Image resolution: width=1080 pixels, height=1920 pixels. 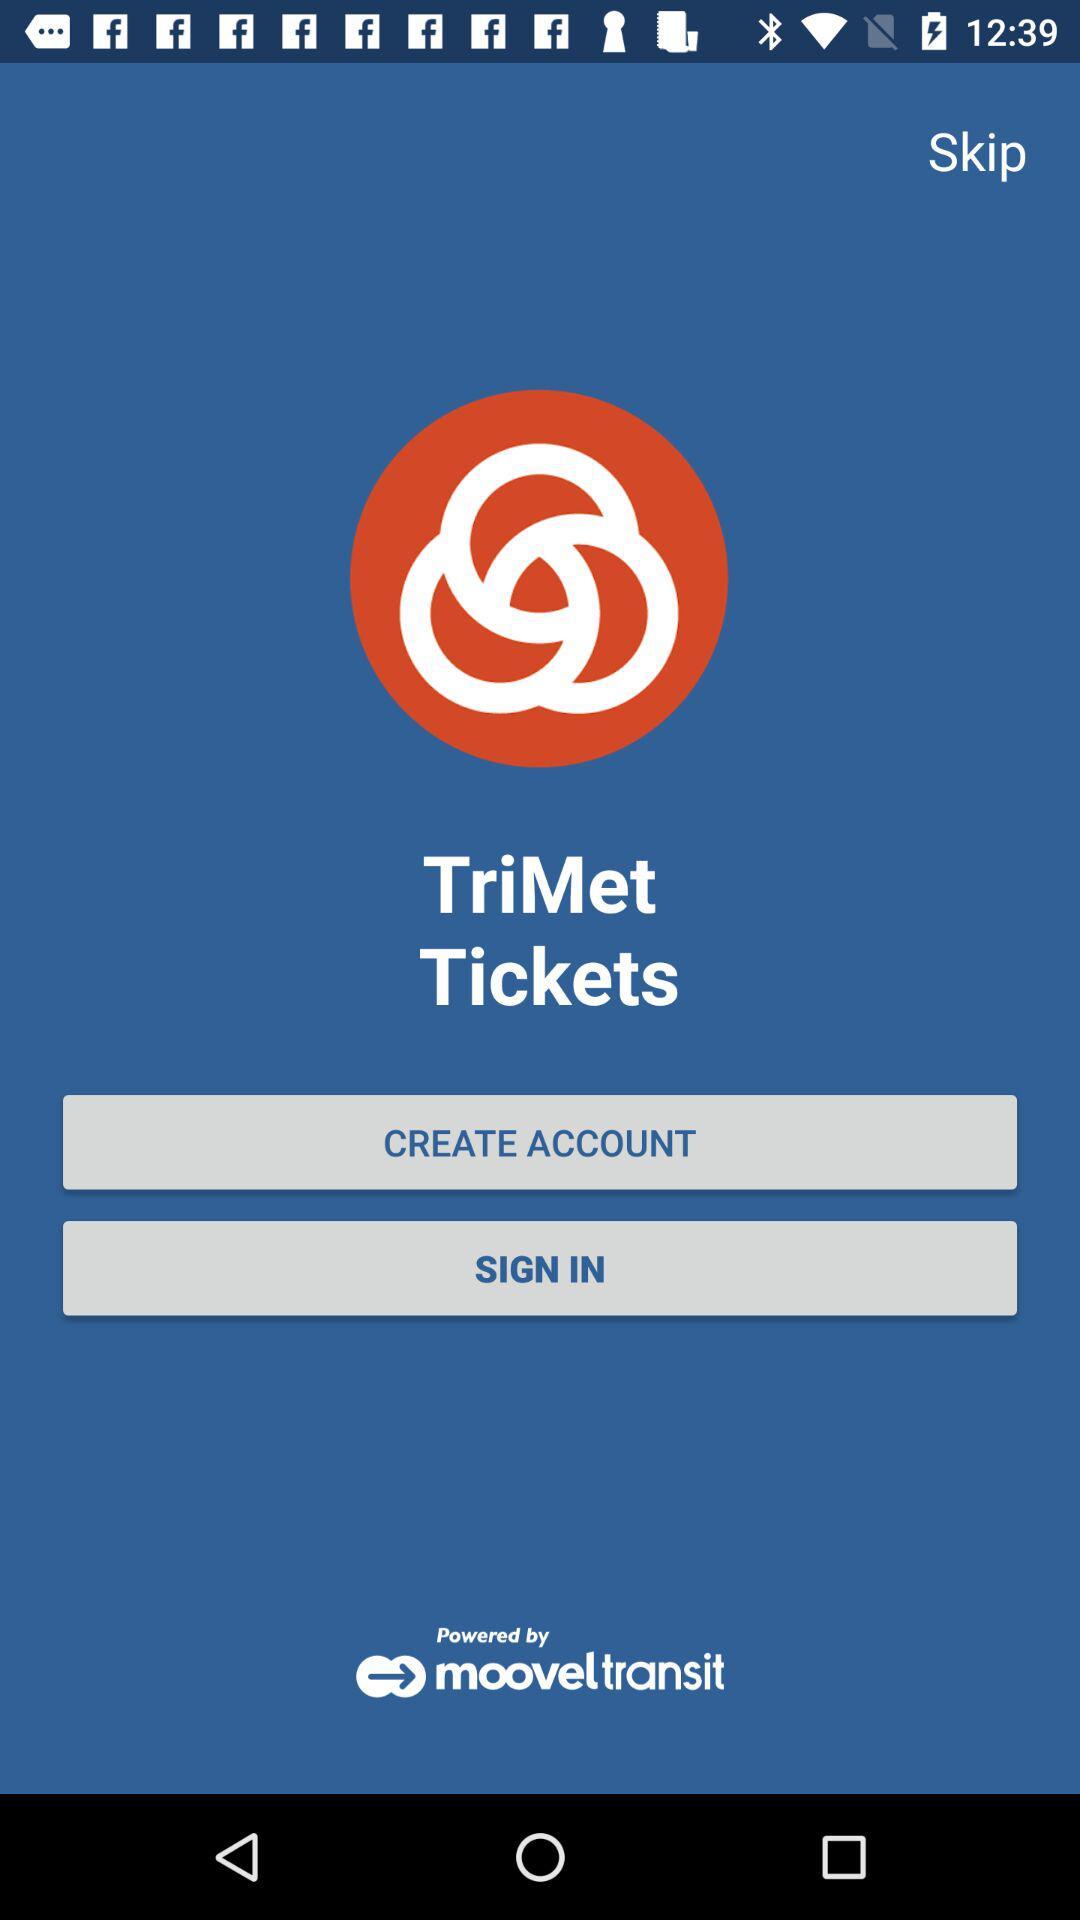 What do you see at coordinates (976, 149) in the screenshot?
I see `skip` at bounding box center [976, 149].